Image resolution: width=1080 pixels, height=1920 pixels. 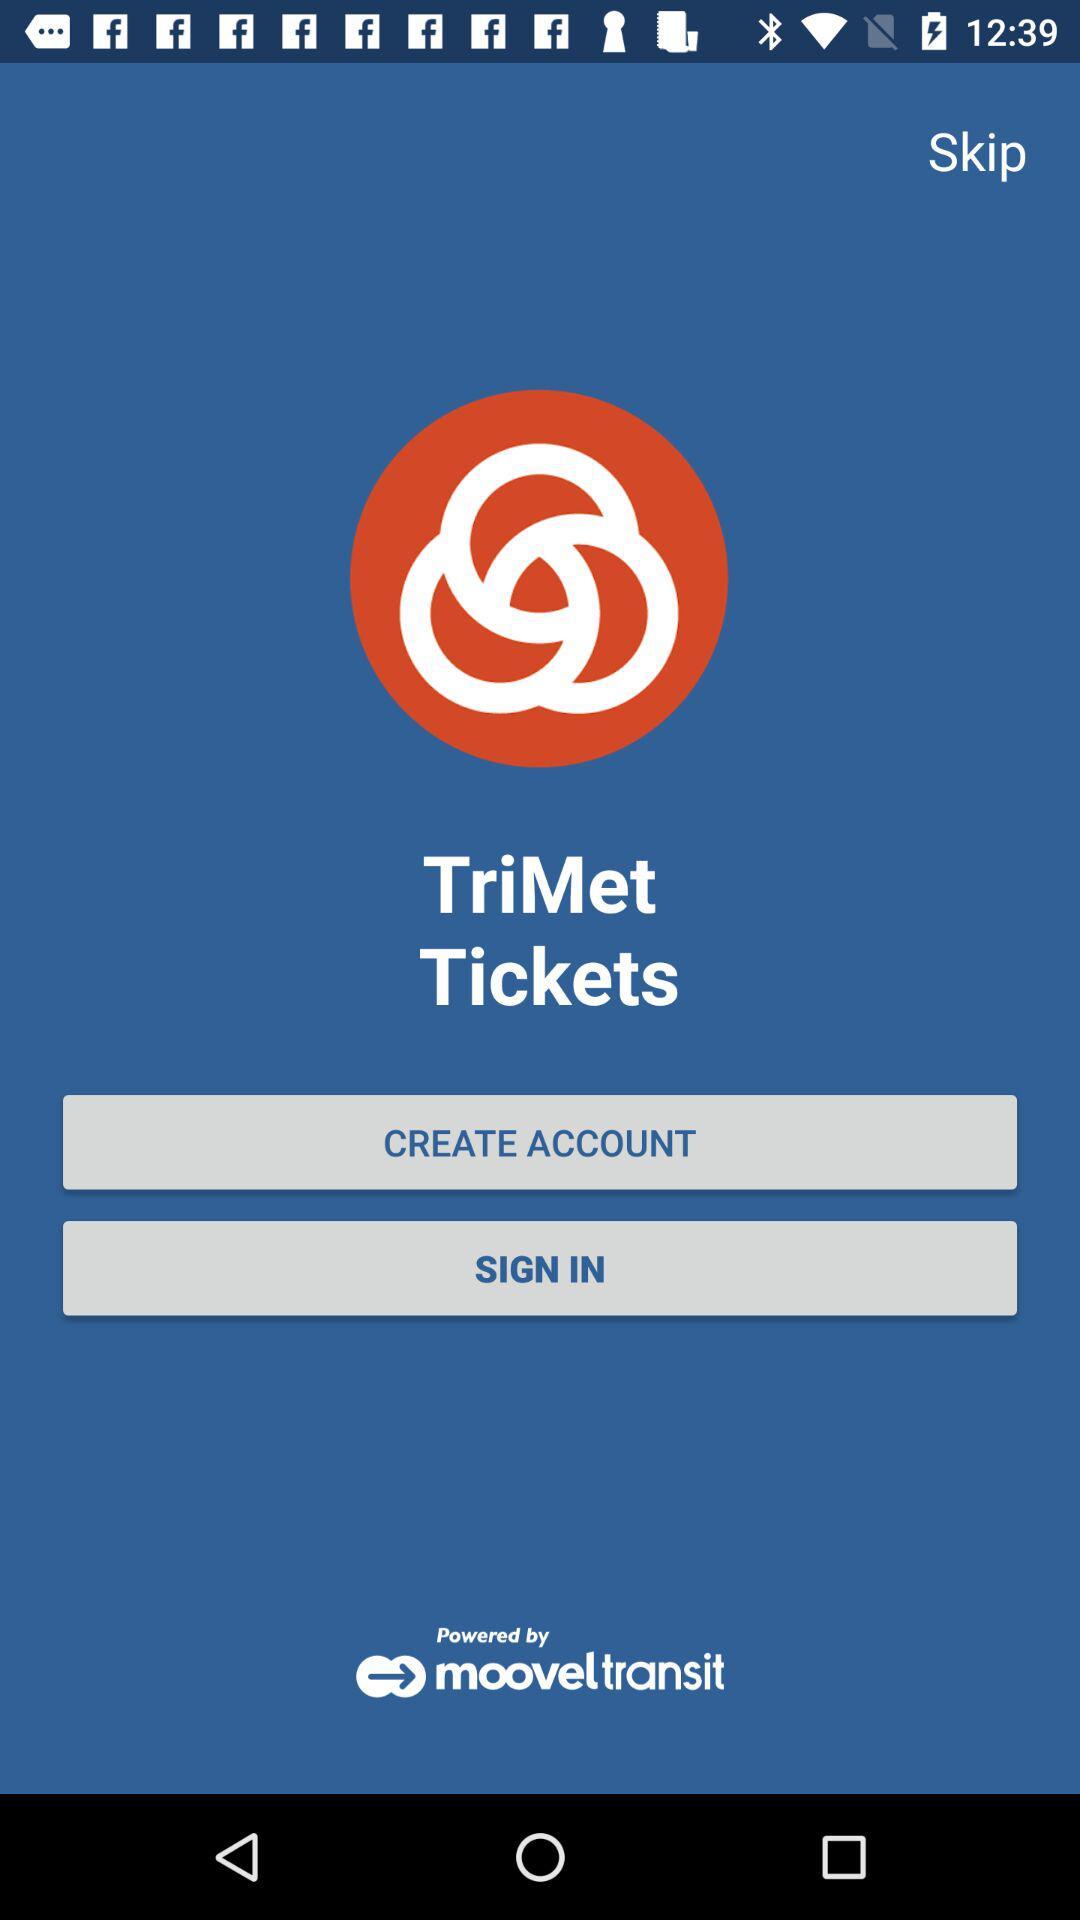 What do you see at coordinates (976, 149) in the screenshot?
I see `skip` at bounding box center [976, 149].